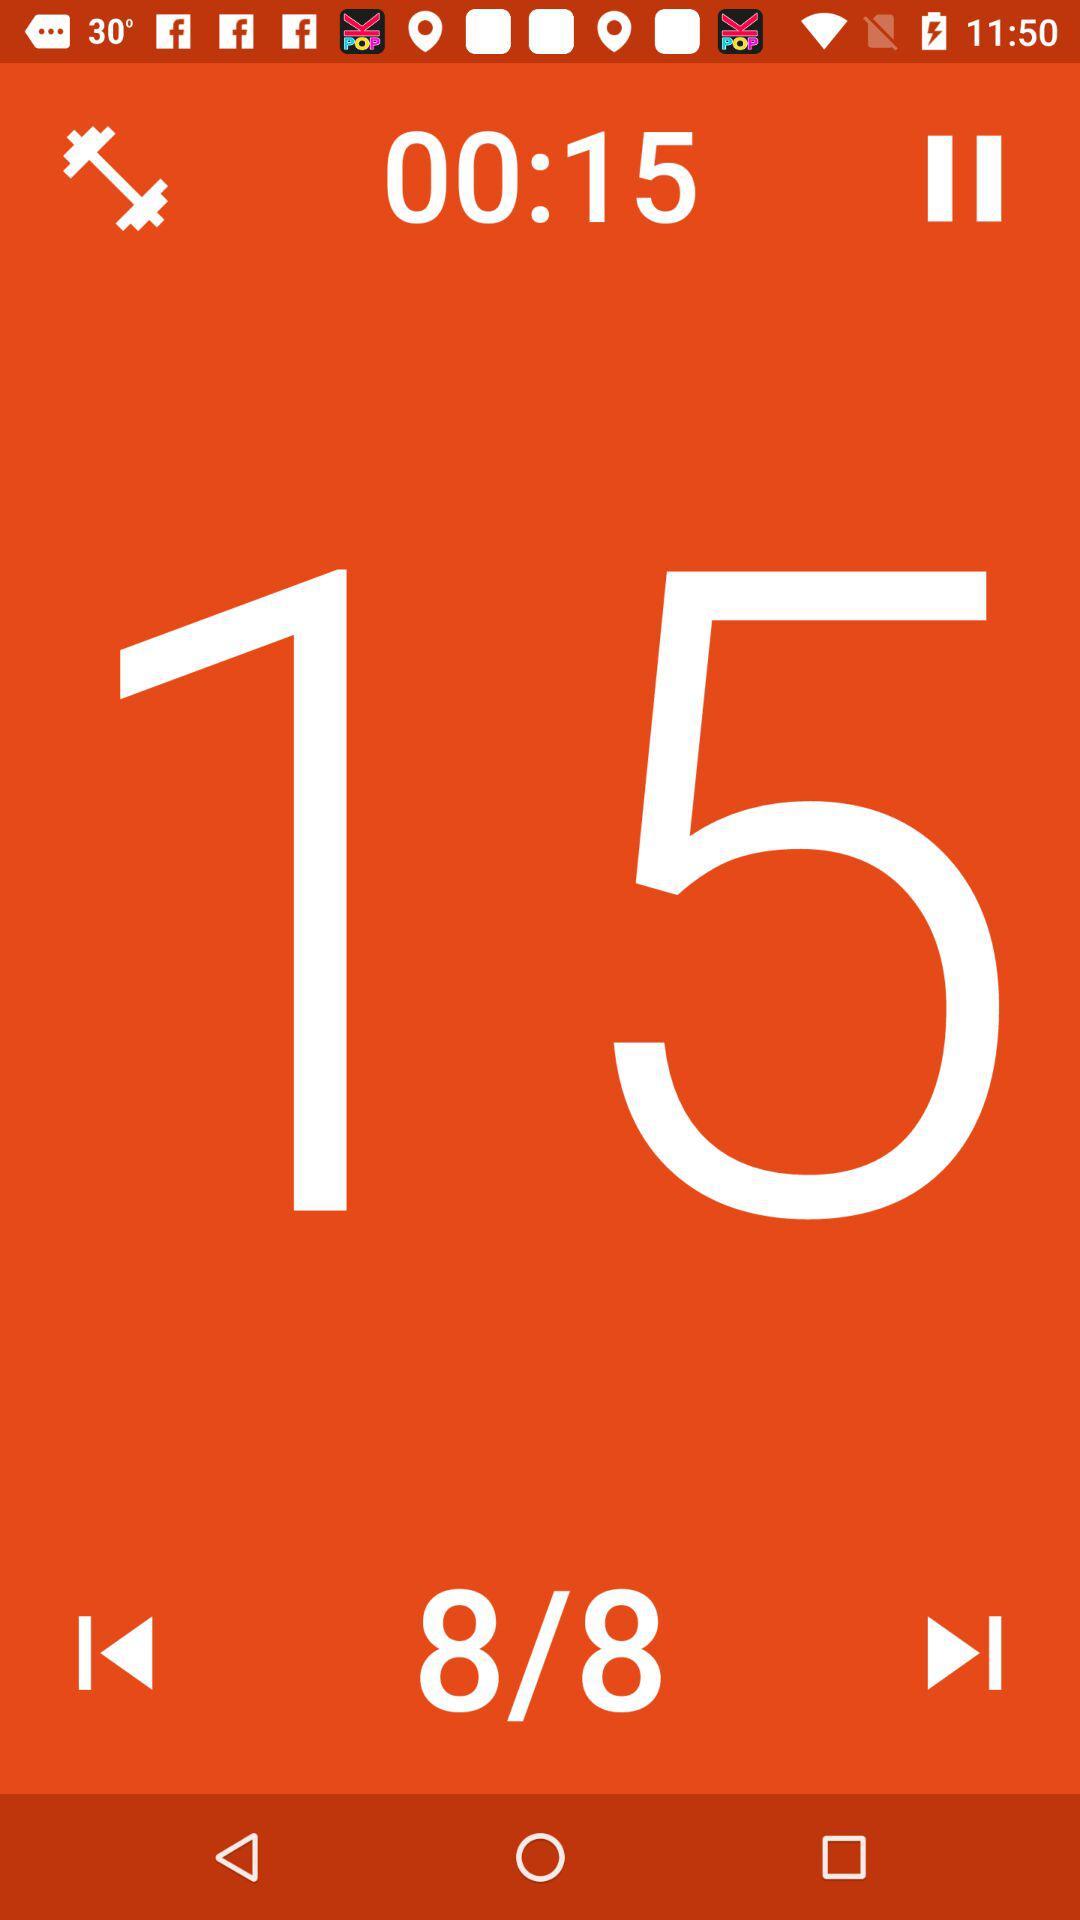  What do you see at coordinates (963, 178) in the screenshot?
I see `icon at the top right corner` at bounding box center [963, 178].